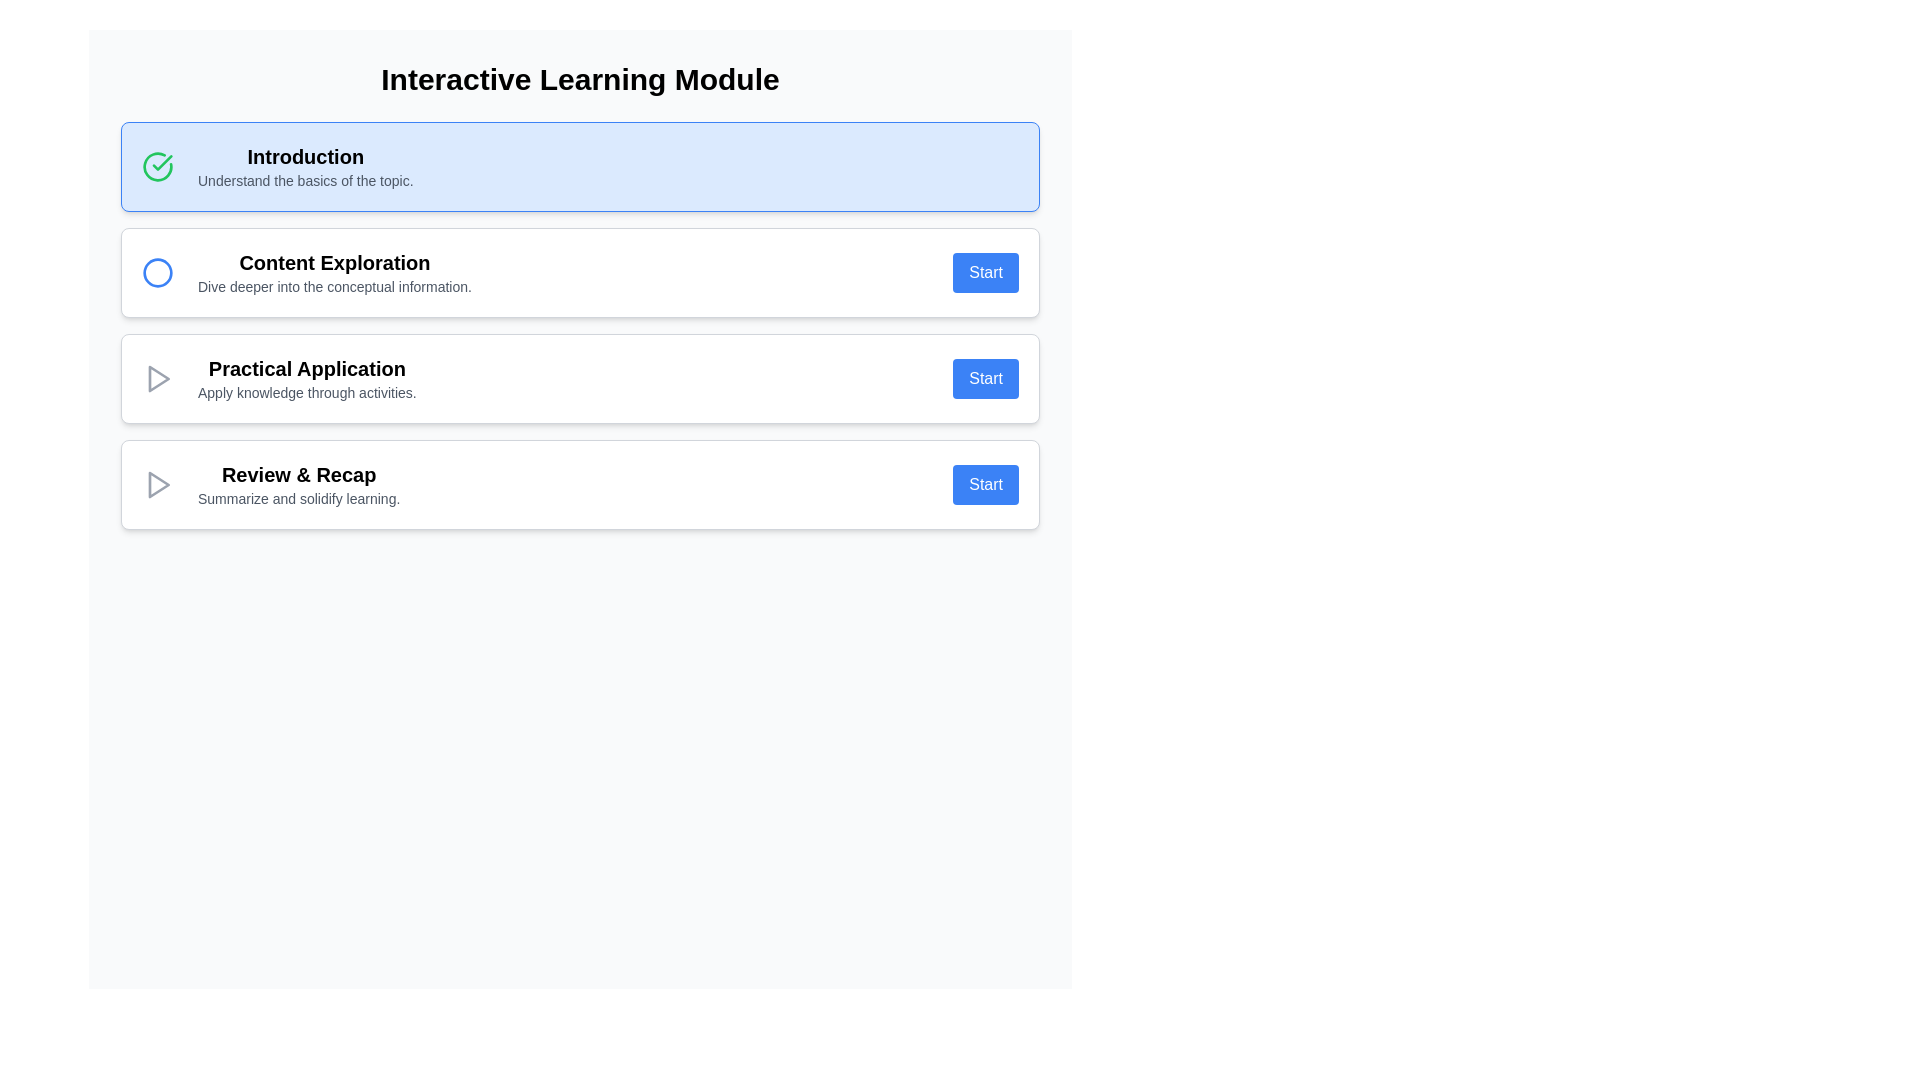  I want to click on text element that contains the phrase 'Apply knowledge through activities.' which is styled in gray and located beneath the heading 'Practical Application', so click(306, 393).